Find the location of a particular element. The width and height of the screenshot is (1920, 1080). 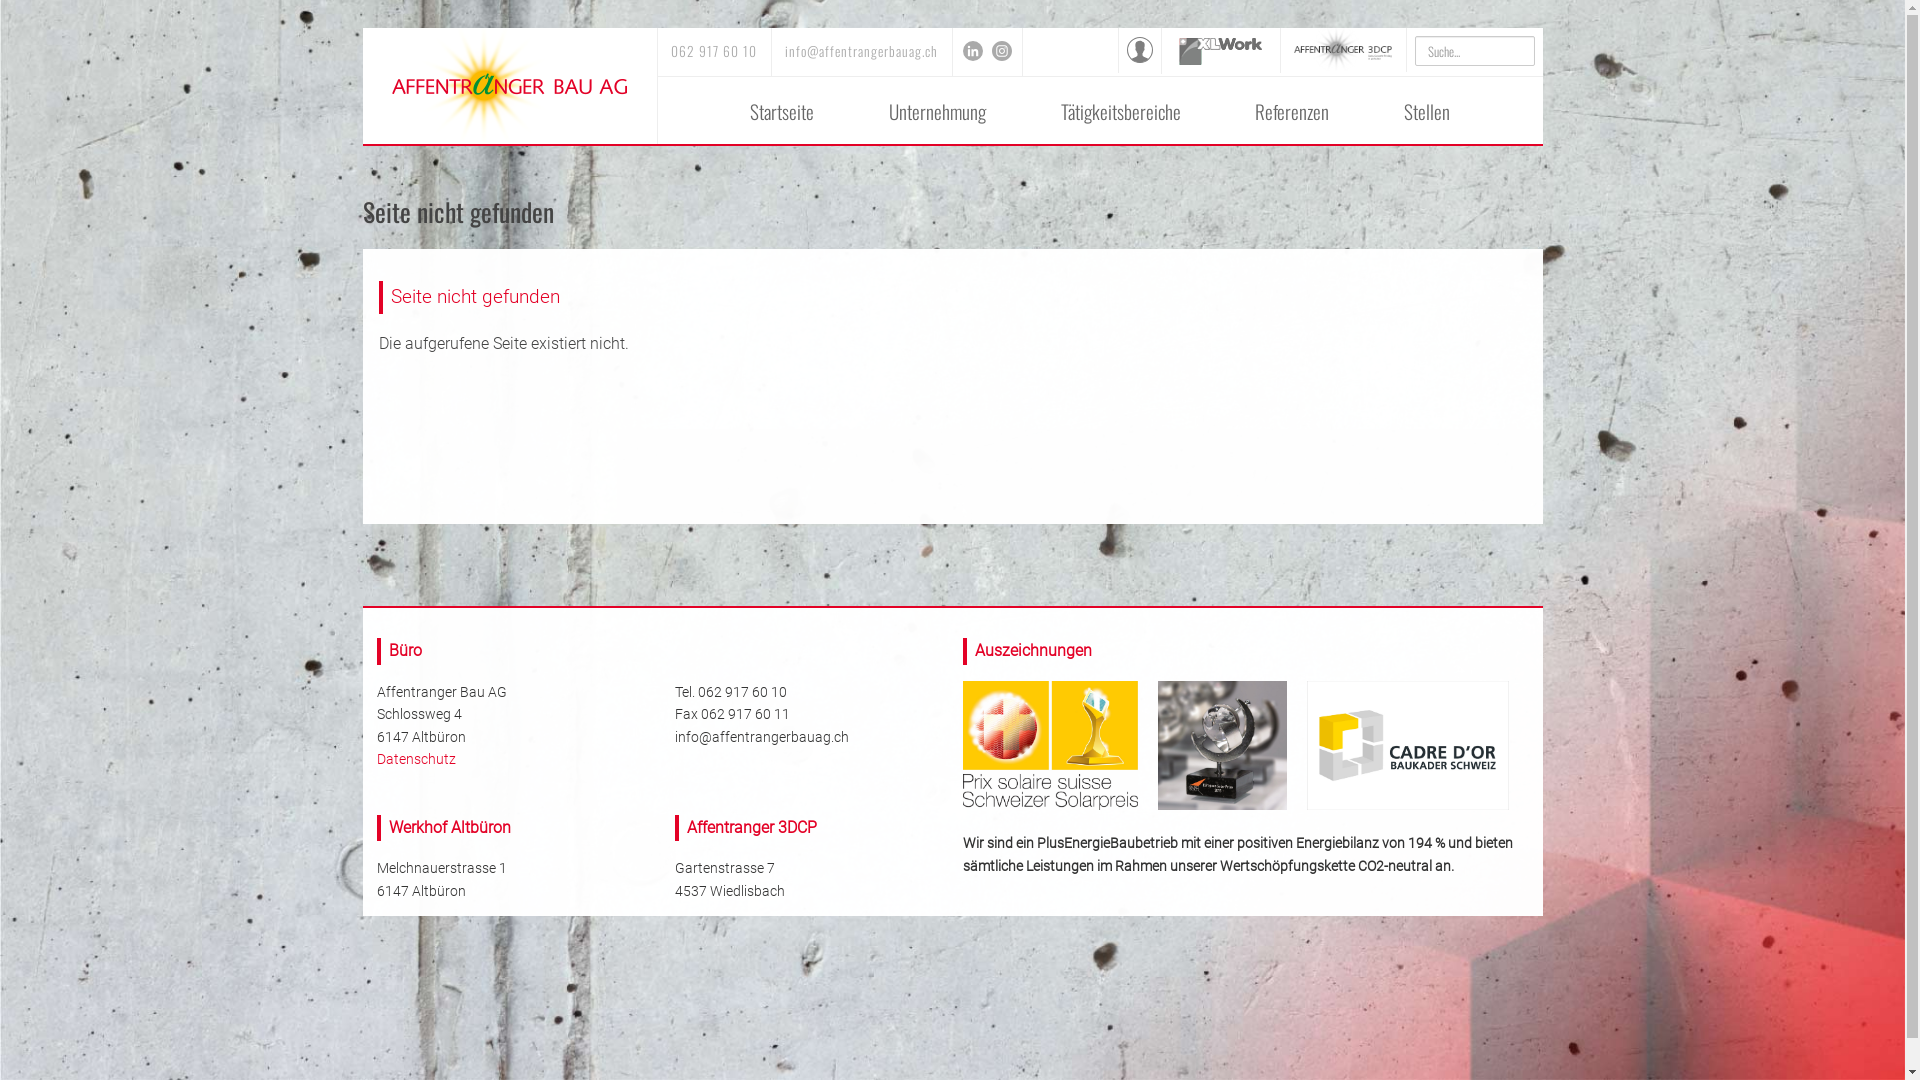

'Gartenstrasse 7 is located at coordinates (728, 878).